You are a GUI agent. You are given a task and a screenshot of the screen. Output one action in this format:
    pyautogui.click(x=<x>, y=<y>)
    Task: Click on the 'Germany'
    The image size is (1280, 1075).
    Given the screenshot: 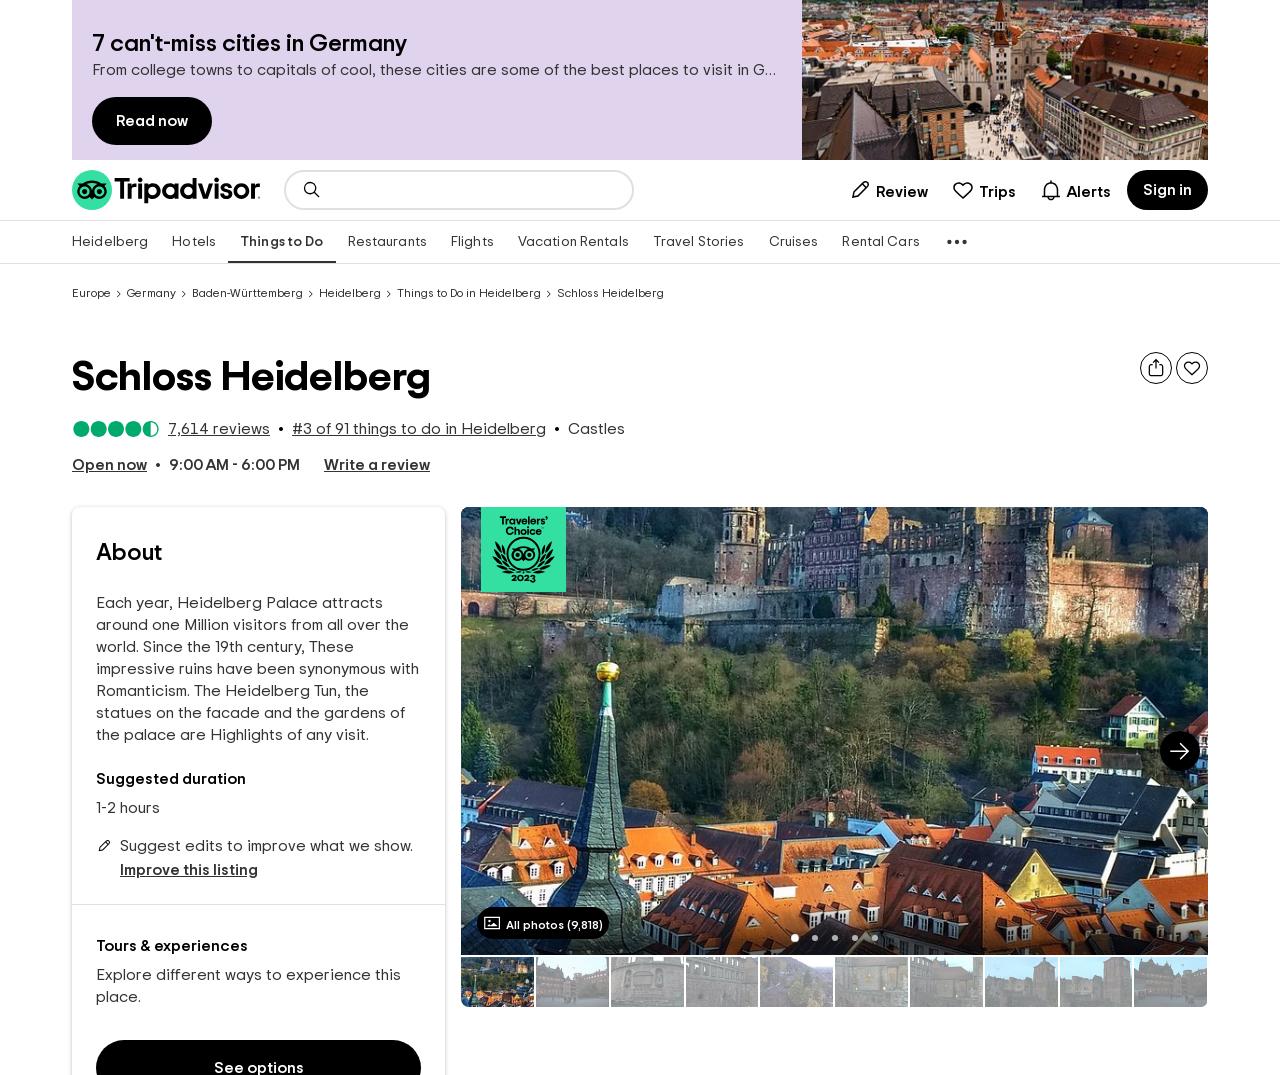 What is the action you would take?
    pyautogui.click(x=125, y=293)
    